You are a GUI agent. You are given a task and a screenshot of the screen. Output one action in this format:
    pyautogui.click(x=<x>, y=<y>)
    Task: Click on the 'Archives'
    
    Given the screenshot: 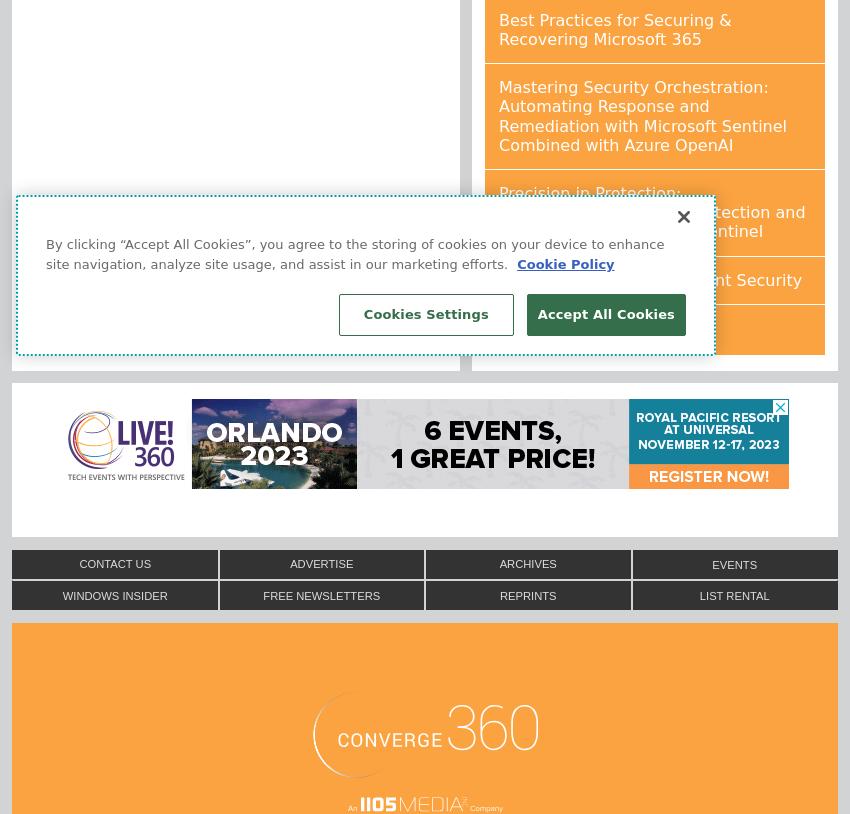 What is the action you would take?
    pyautogui.click(x=499, y=563)
    